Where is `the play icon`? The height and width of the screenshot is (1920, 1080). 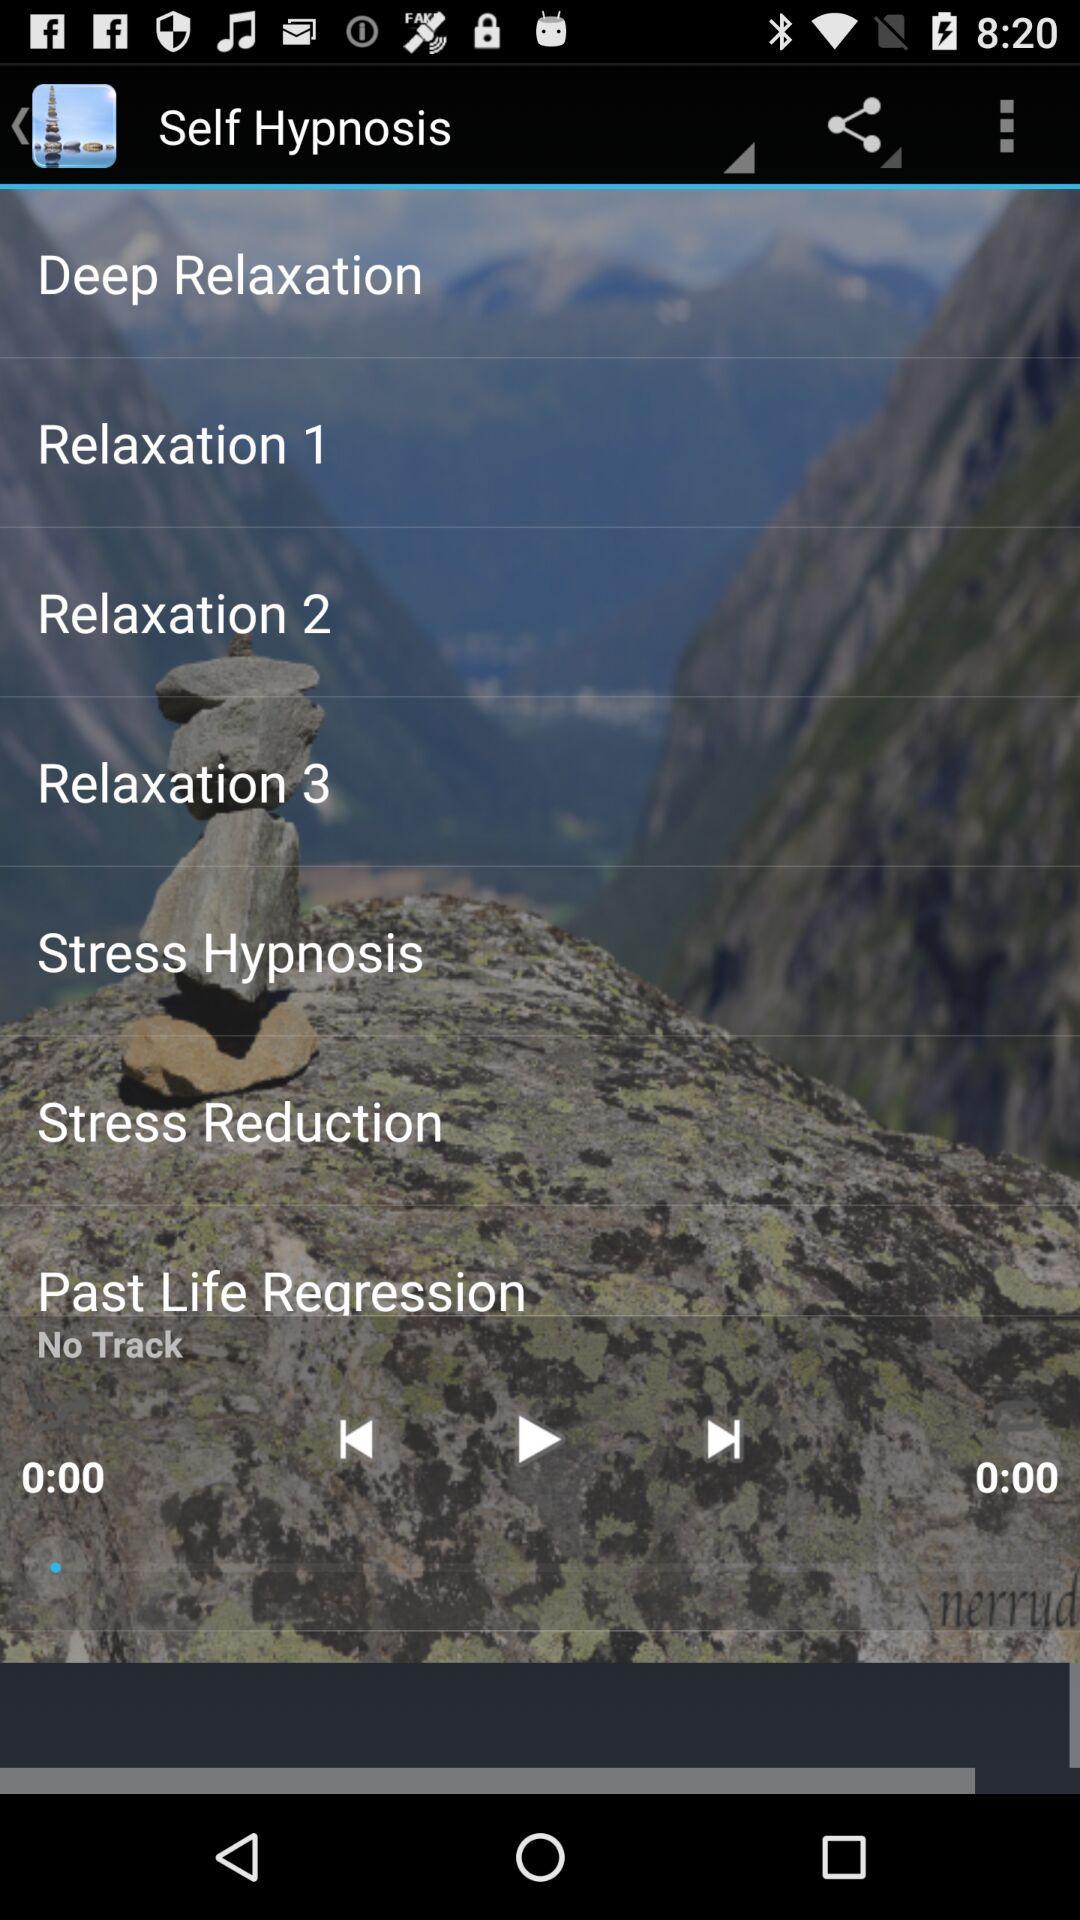 the play icon is located at coordinates (538, 1538).